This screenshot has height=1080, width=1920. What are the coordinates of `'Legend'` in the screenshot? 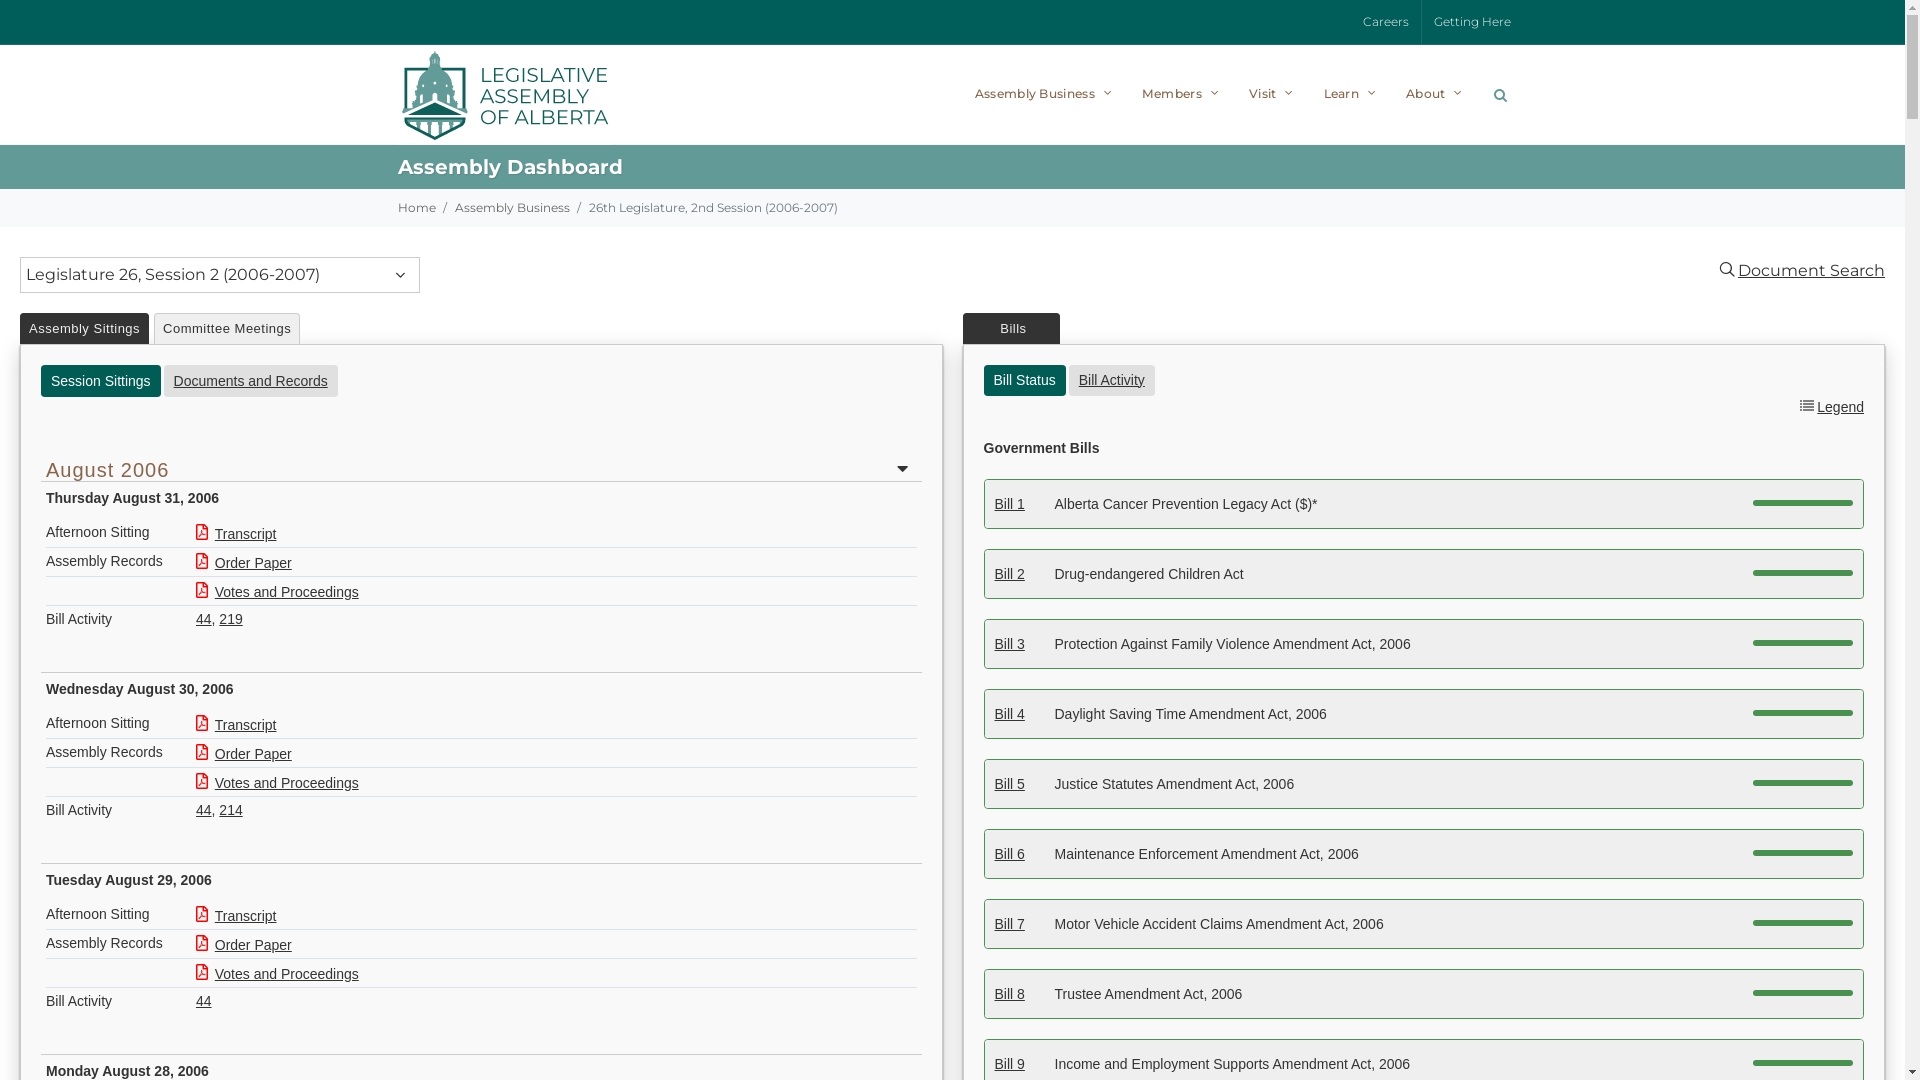 It's located at (1840, 405).